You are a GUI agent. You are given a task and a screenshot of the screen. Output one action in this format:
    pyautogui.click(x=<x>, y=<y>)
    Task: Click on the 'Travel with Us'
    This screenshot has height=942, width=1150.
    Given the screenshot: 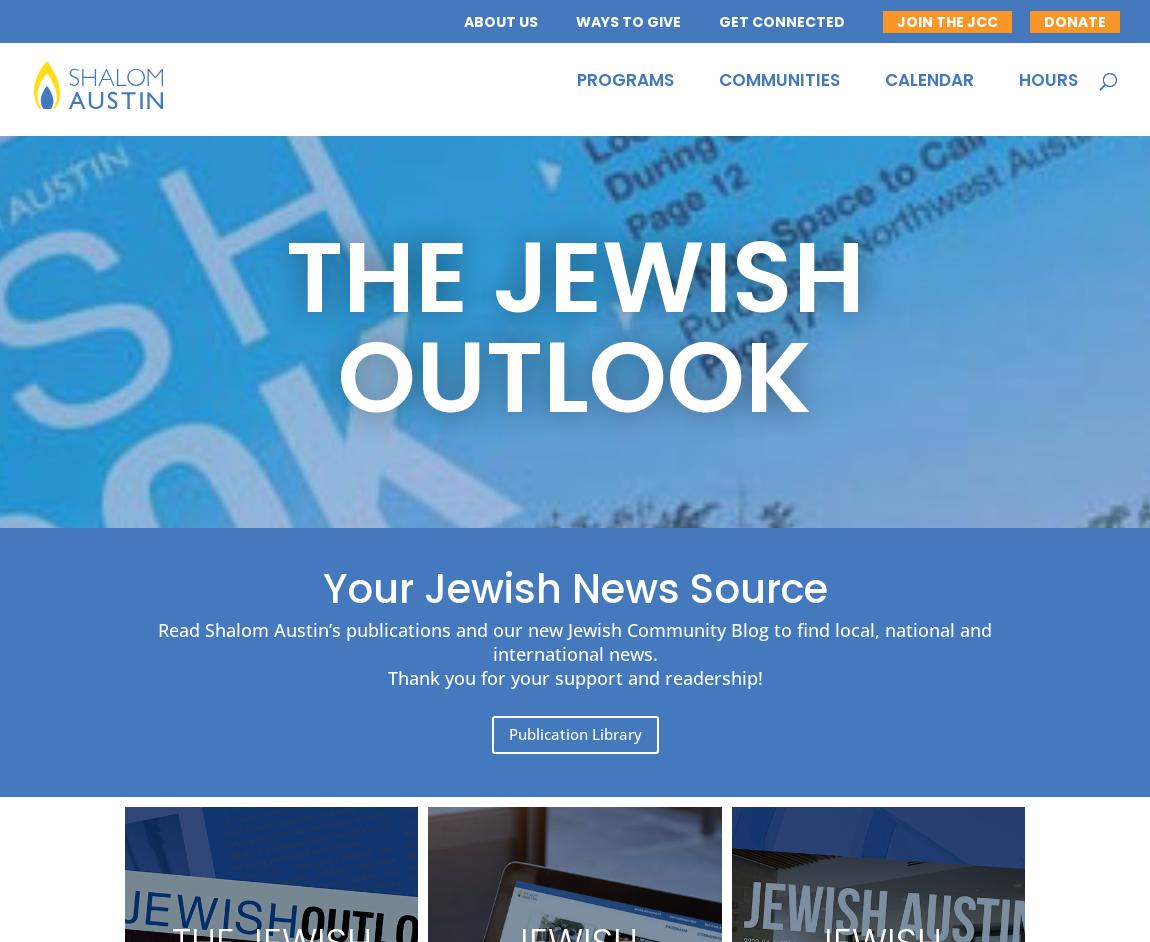 What is the action you would take?
    pyautogui.click(x=768, y=230)
    